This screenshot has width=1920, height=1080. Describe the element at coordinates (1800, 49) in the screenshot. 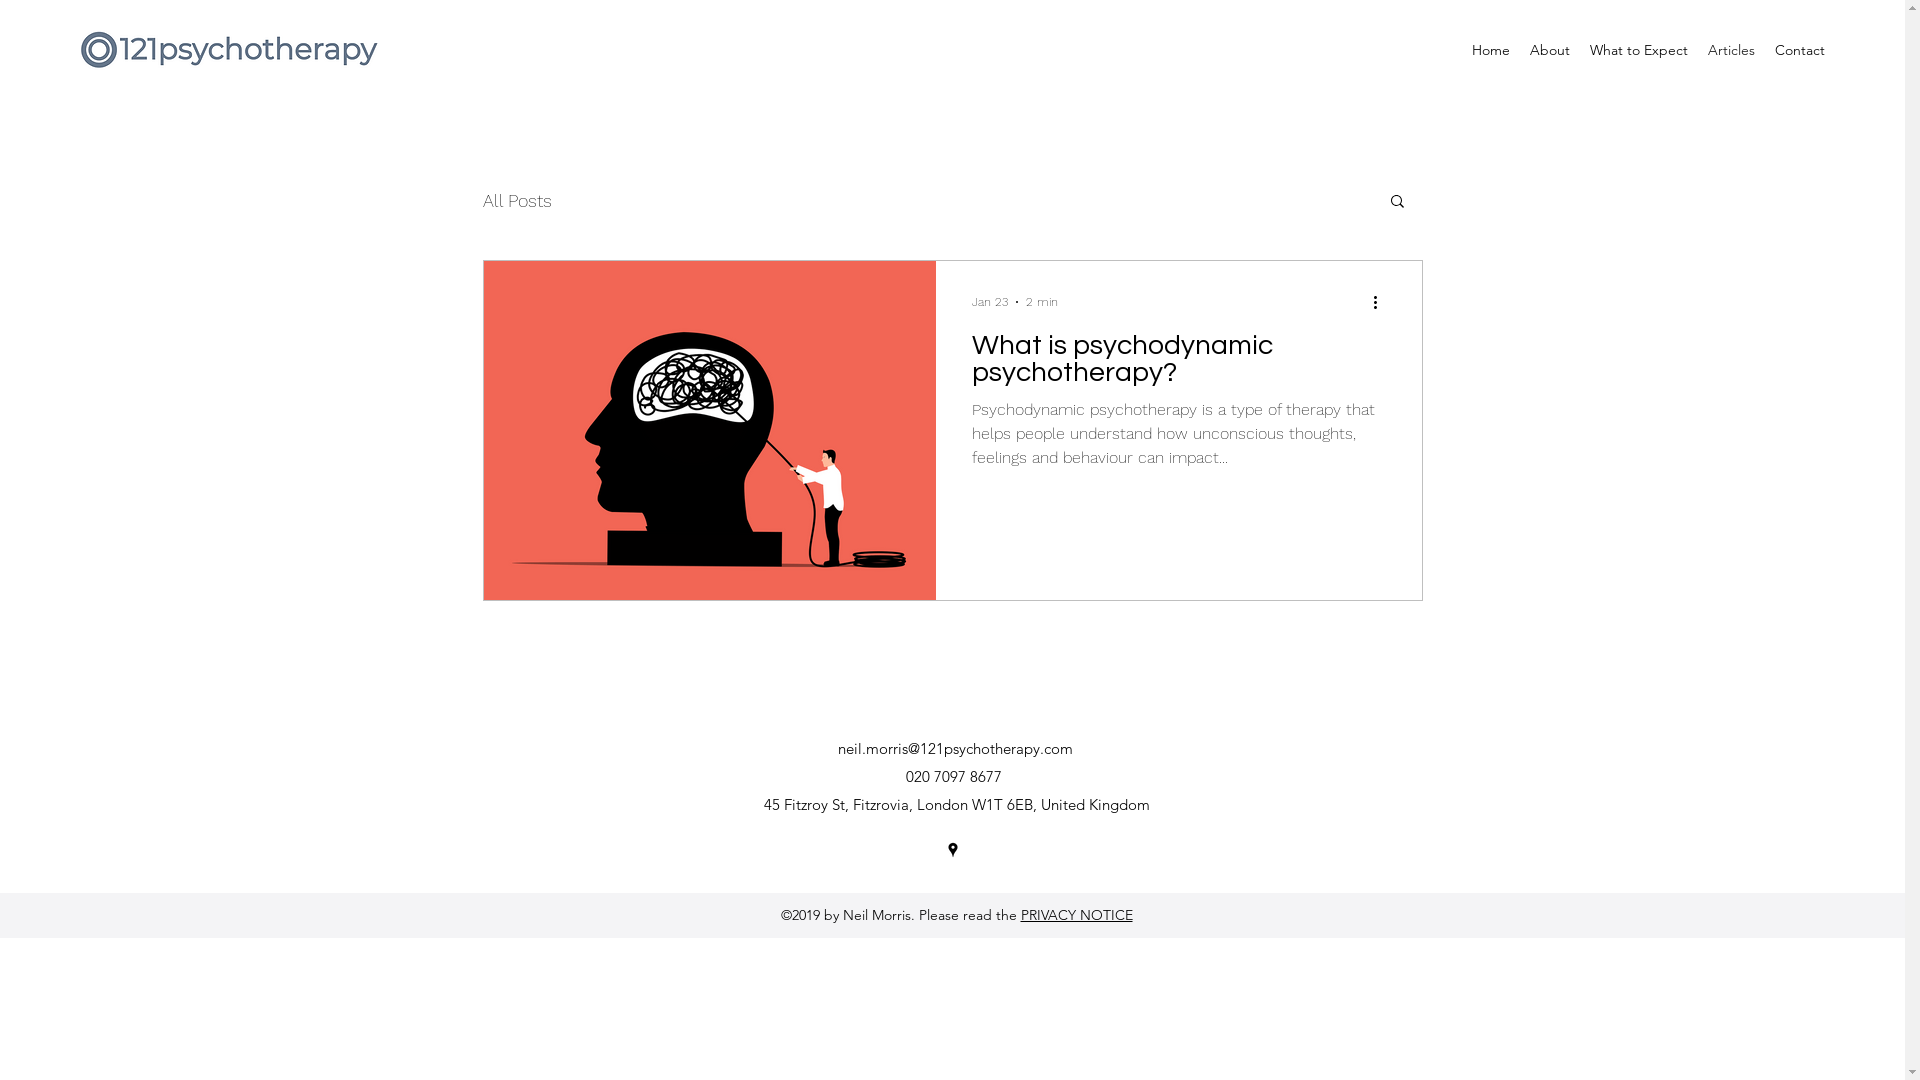

I see `'Contact'` at that location.